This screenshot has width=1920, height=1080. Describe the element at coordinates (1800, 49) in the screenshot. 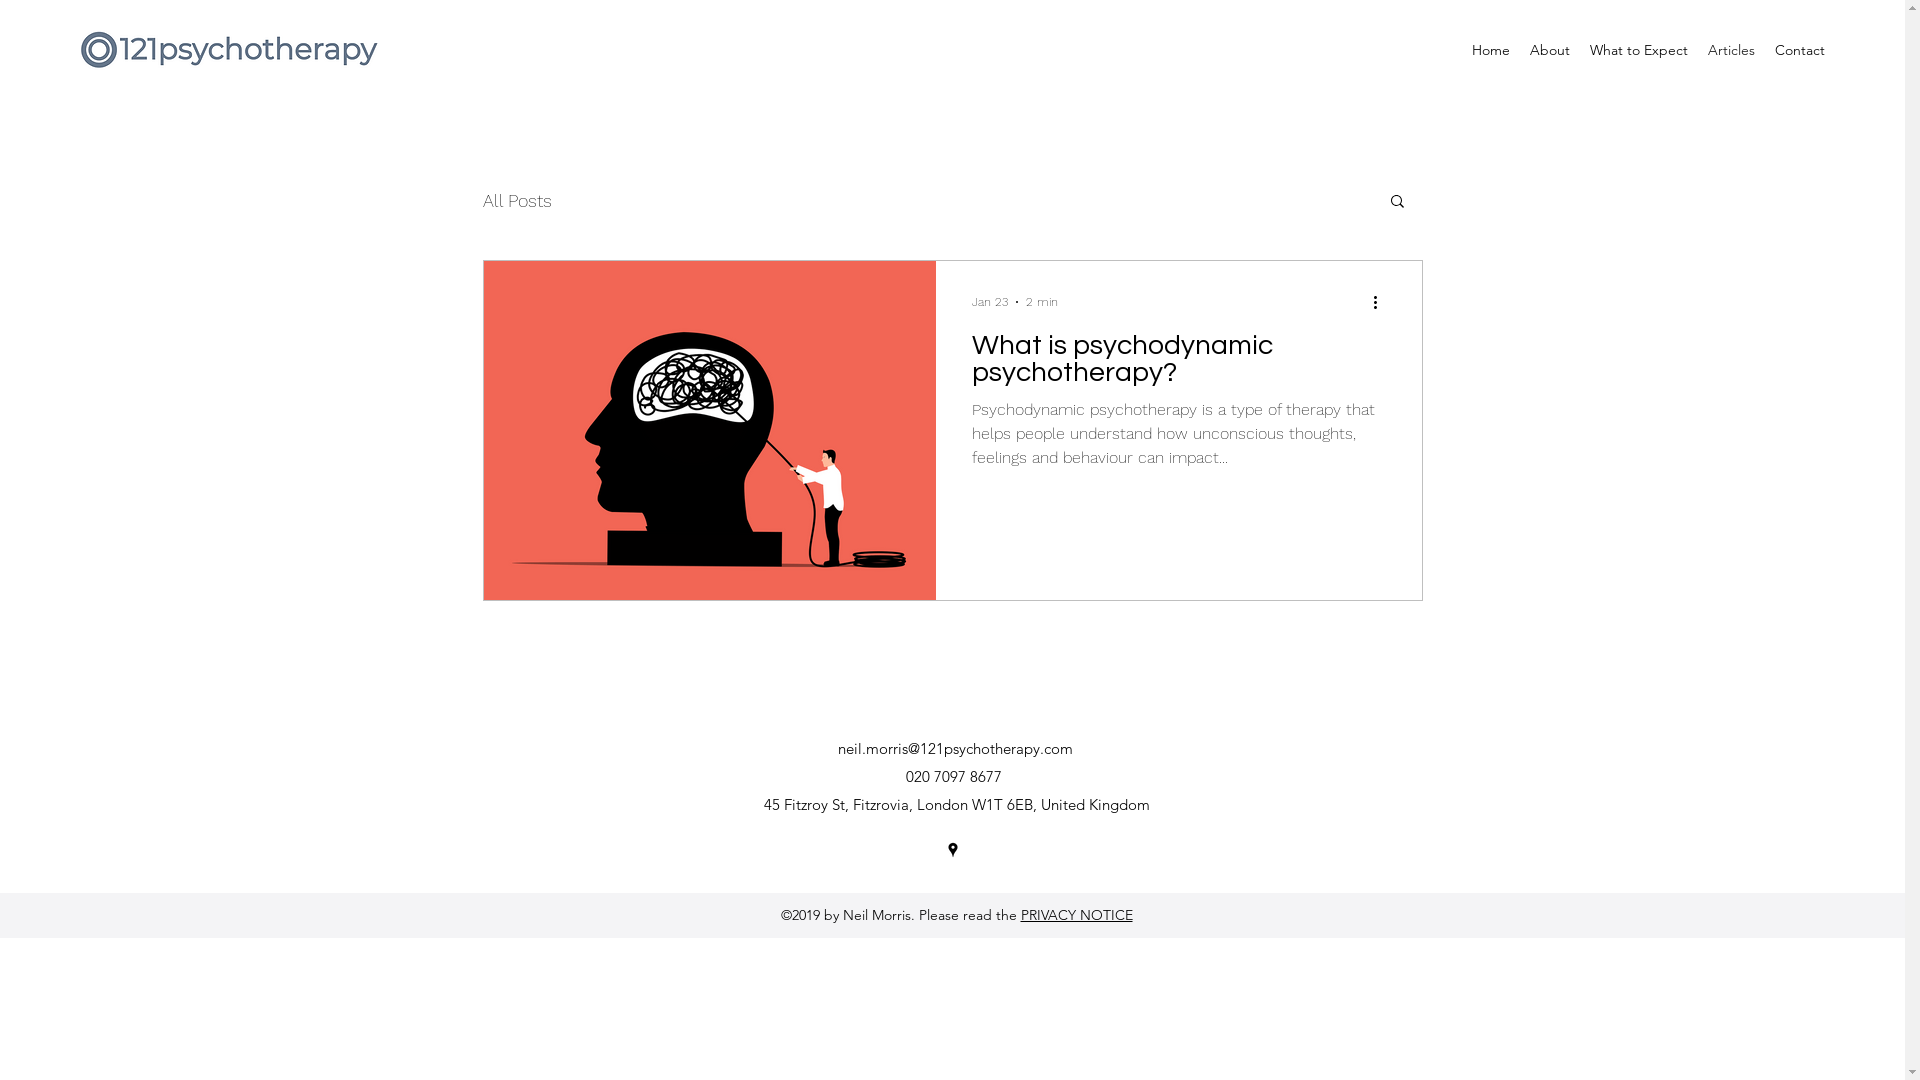

I see `'Contact'` at that location.